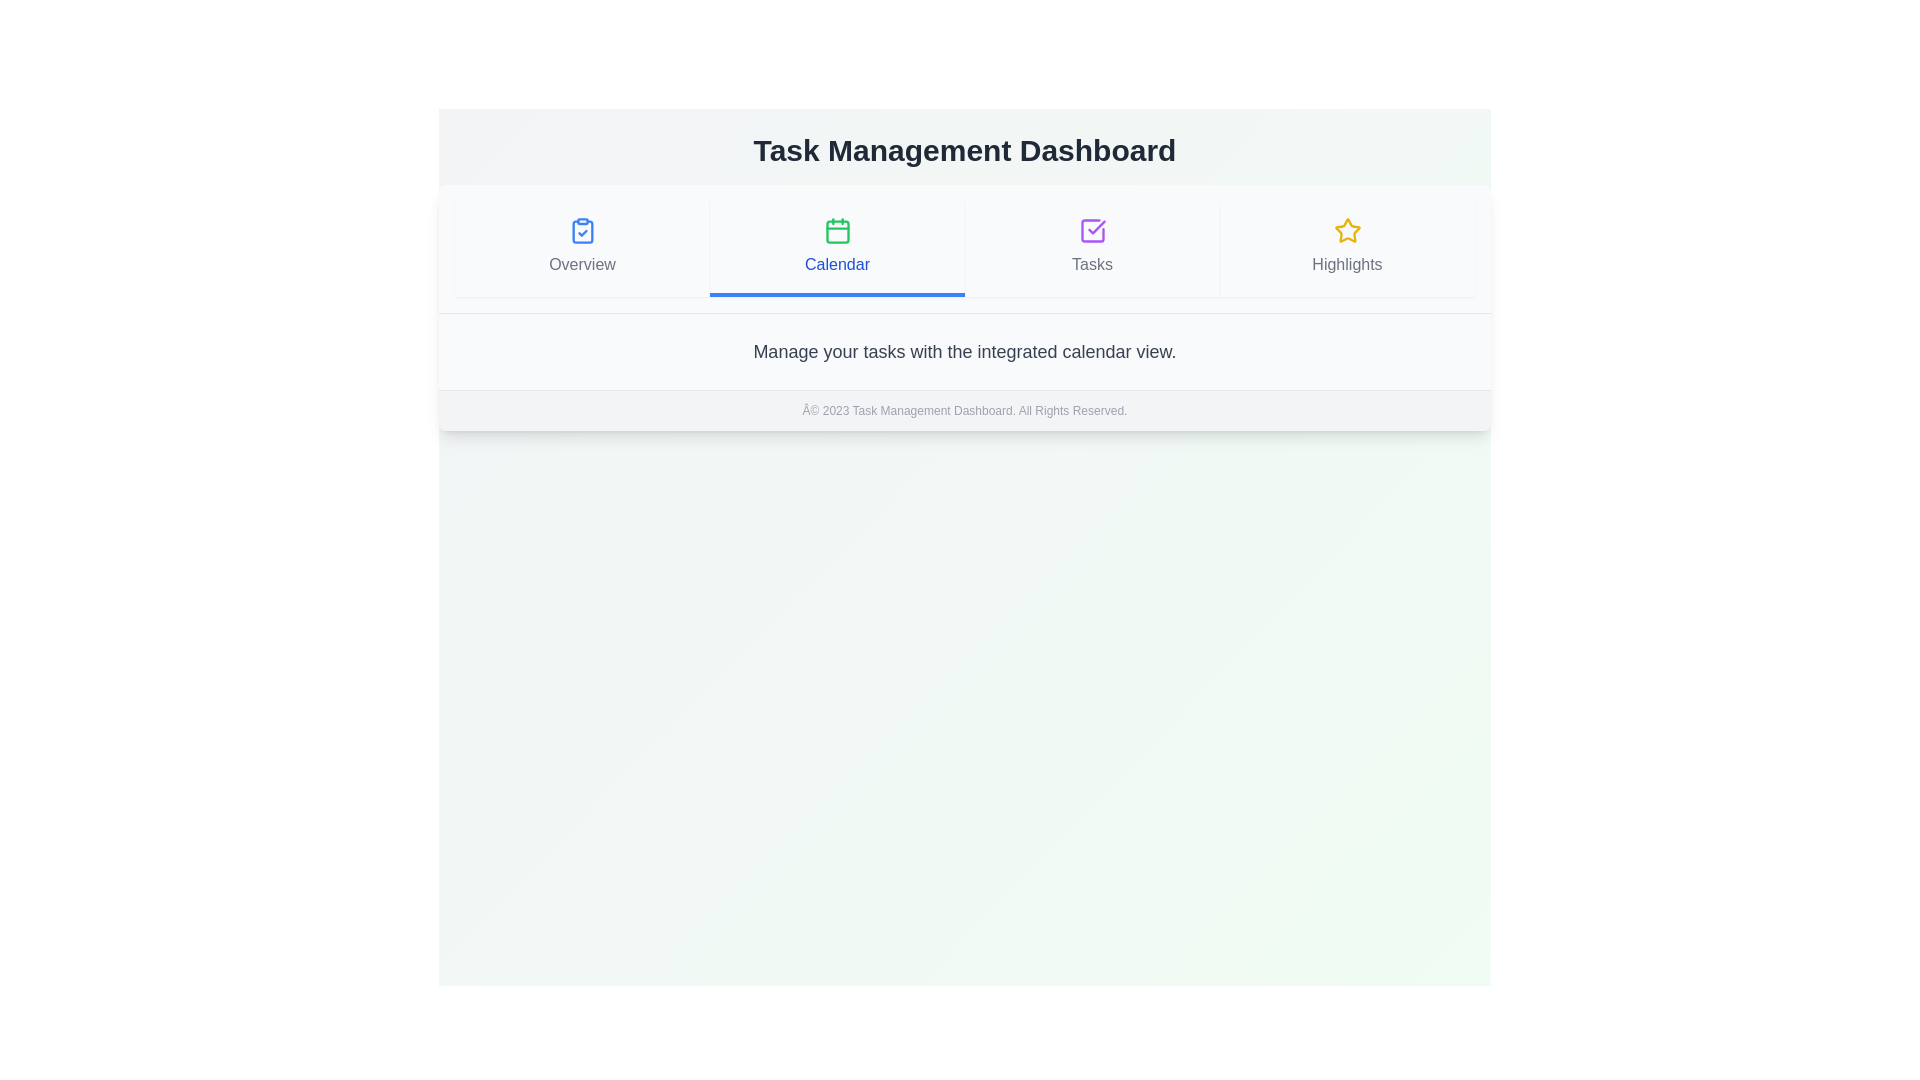  I want to click on the purple square icon with a checkmark, so click(1091, 230).